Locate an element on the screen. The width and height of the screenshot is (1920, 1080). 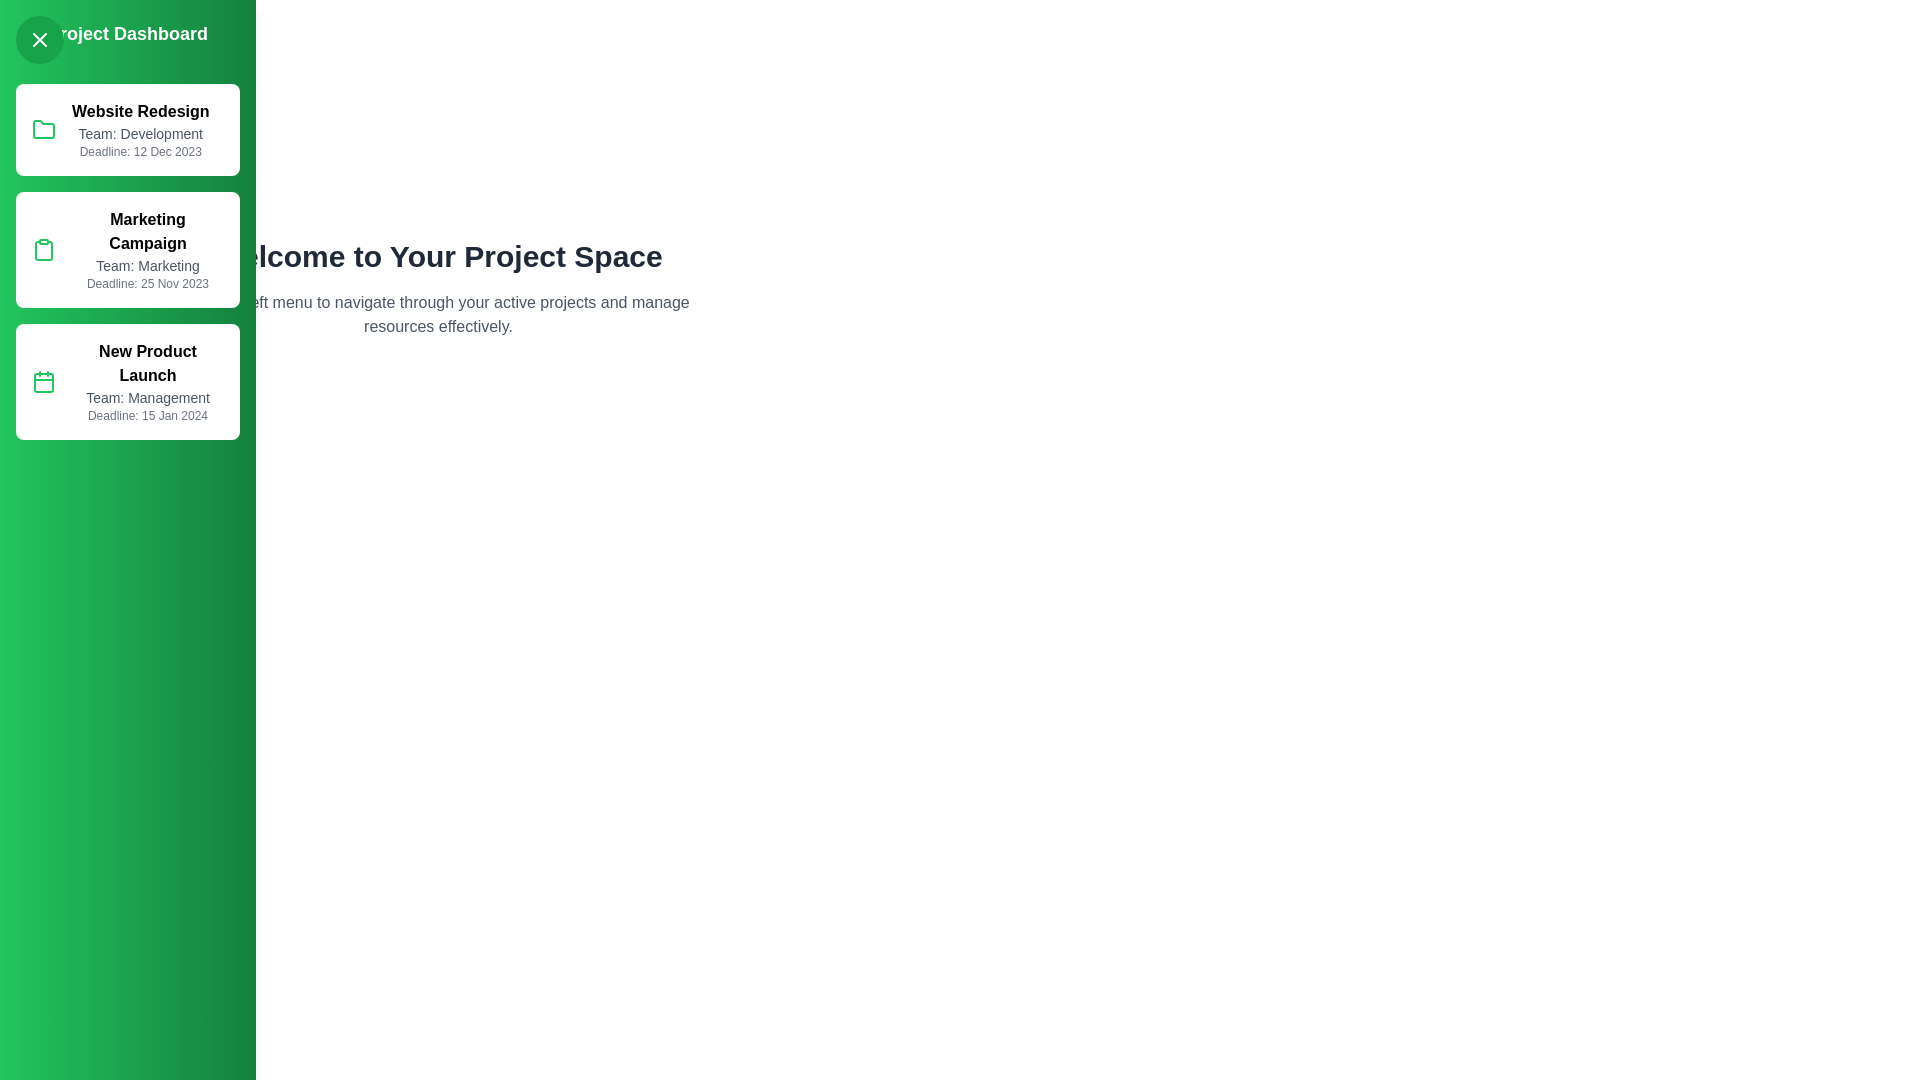
the toggle button to toggle the drawer open or closed is located at coordinates (39, 39).